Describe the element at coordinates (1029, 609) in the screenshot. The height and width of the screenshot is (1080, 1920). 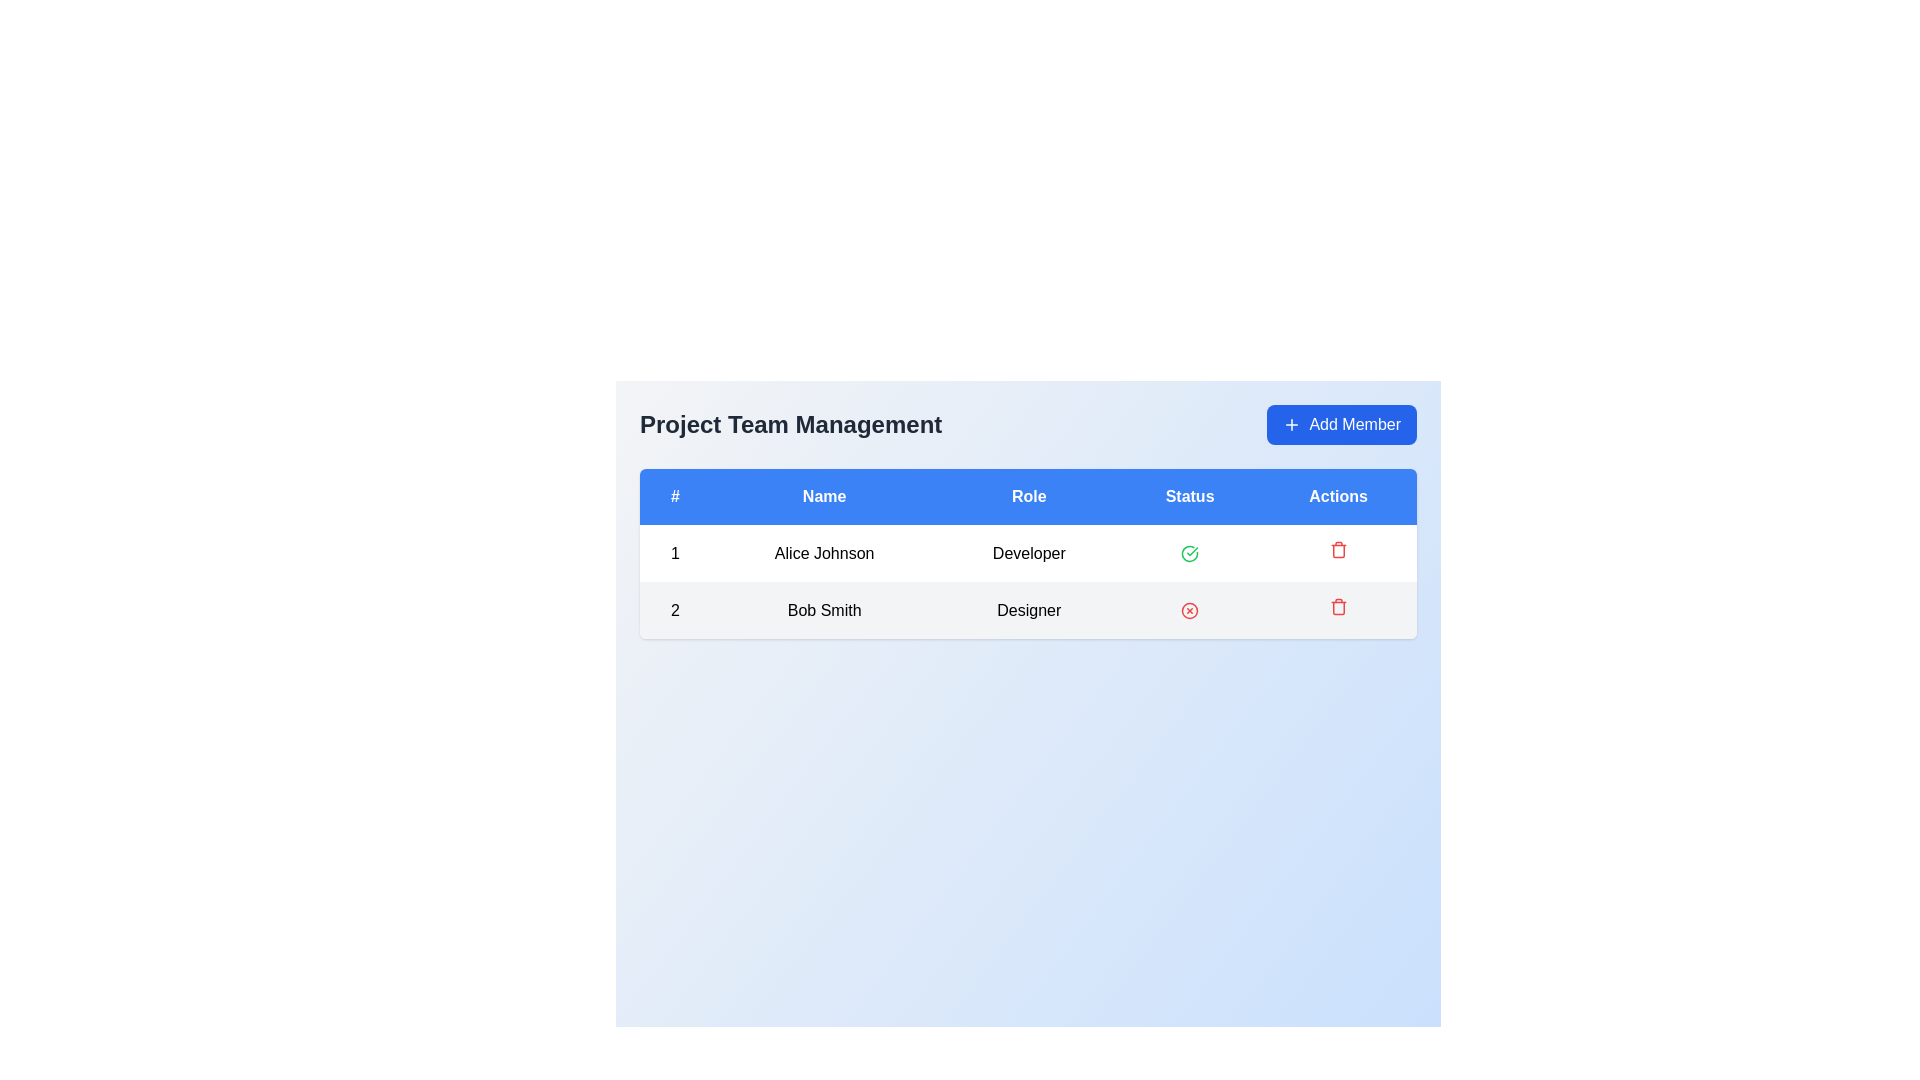
I see `the text label reading 'Designer' located in the second row of a table under the 'Role' column header` at that location.